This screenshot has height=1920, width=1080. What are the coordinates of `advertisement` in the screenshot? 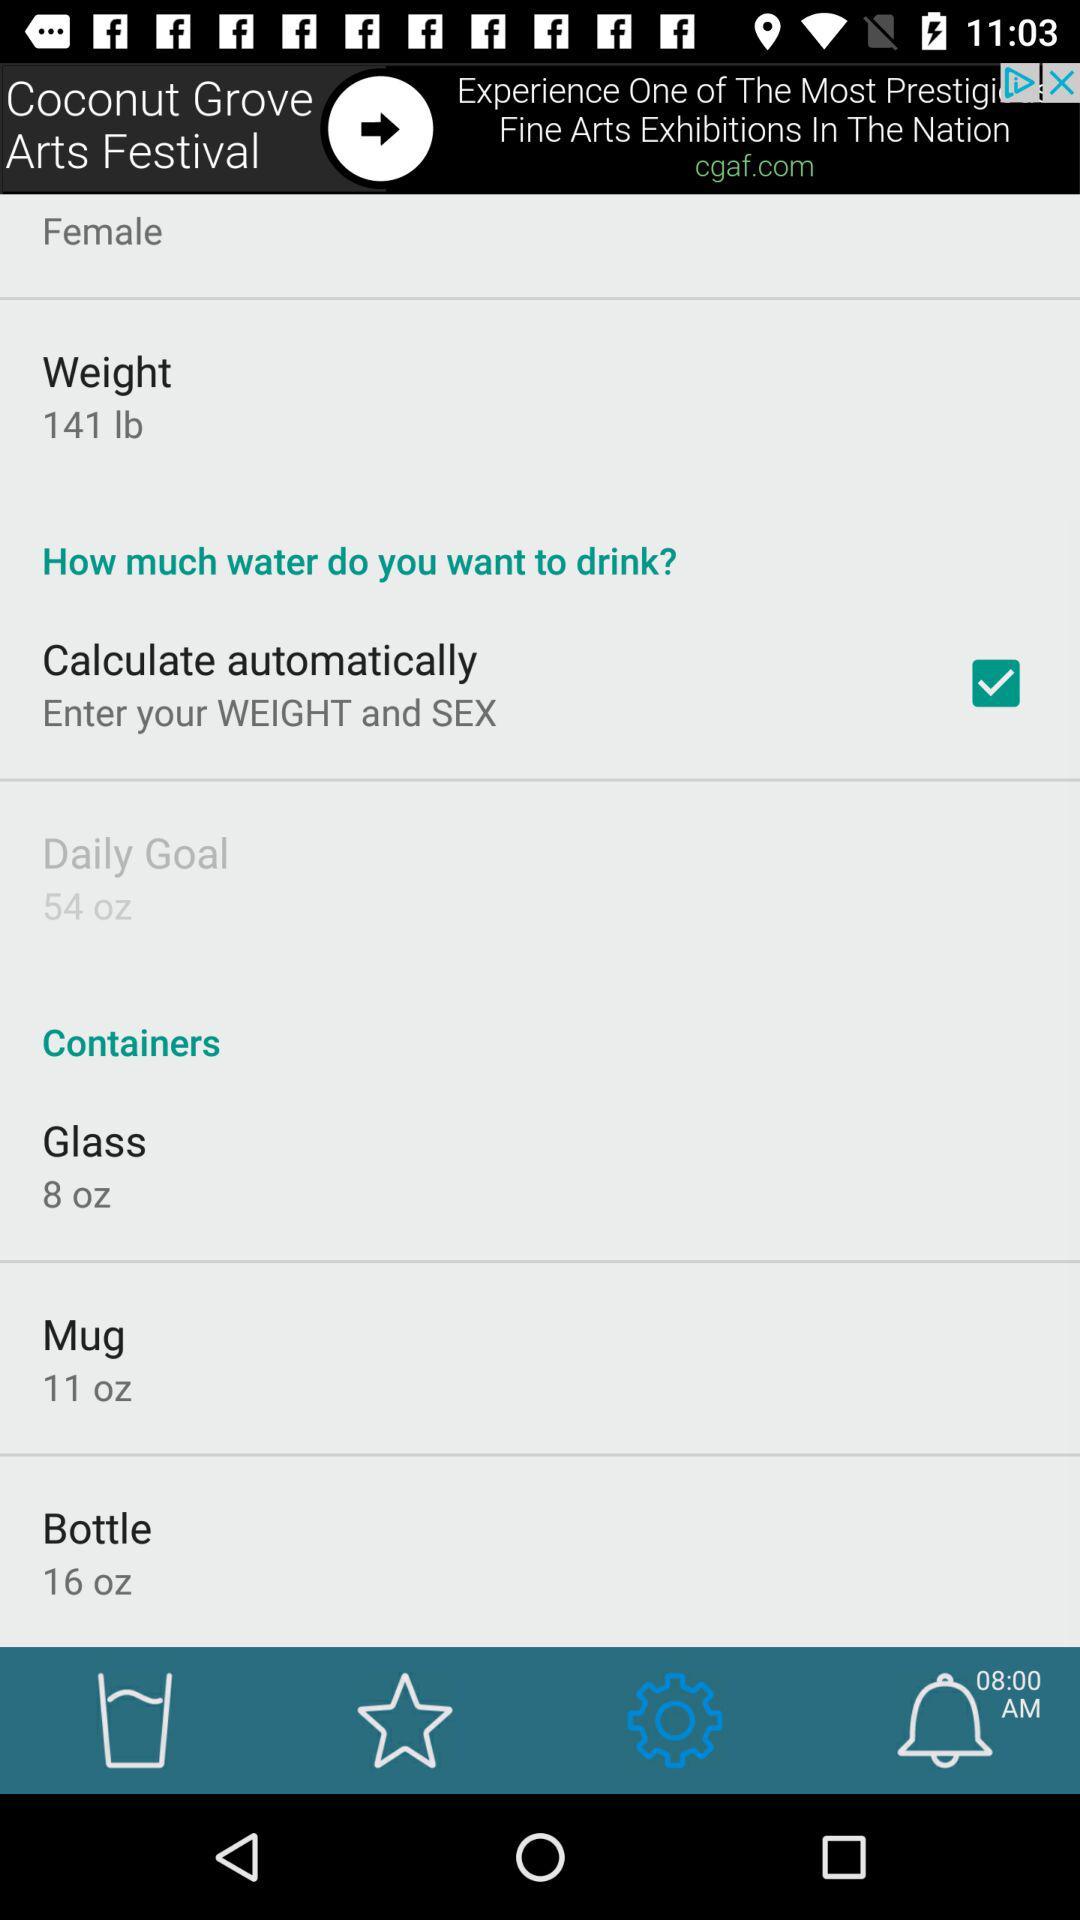 It's located at (540, 127).